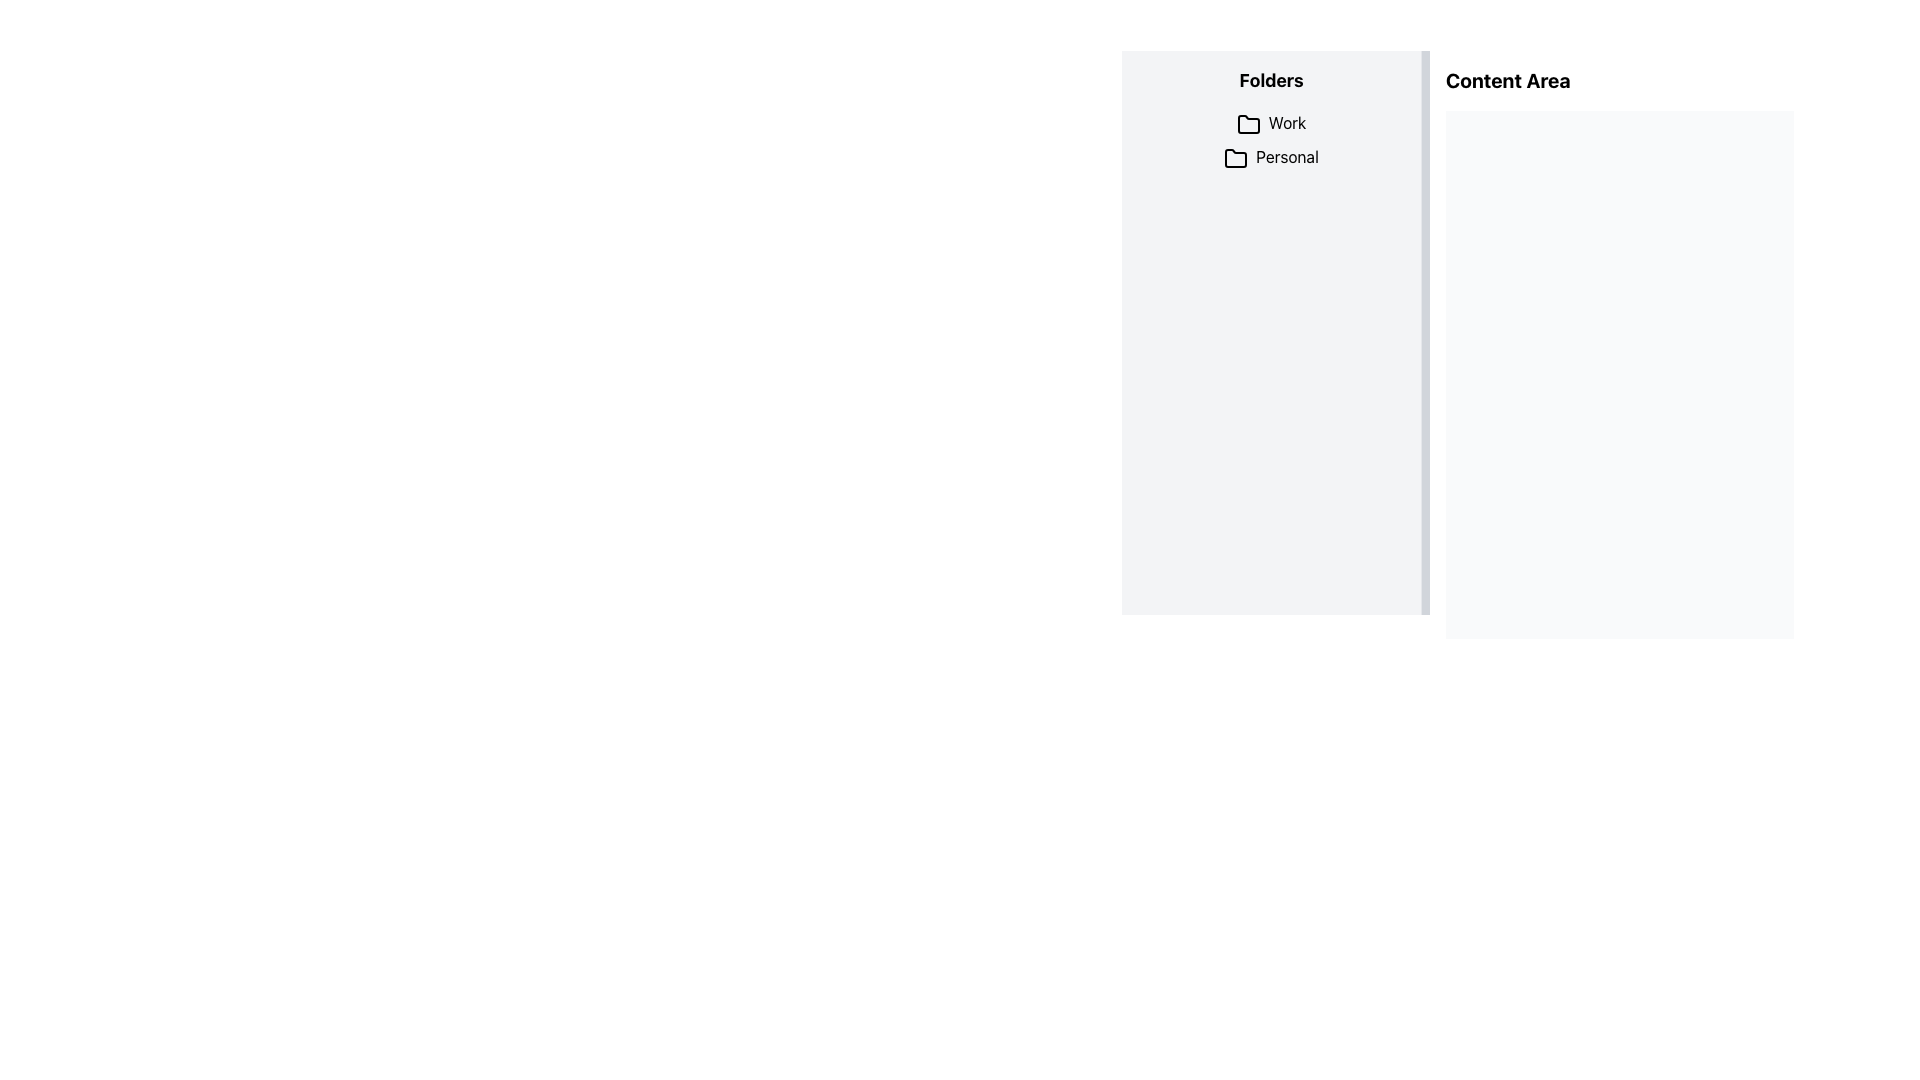  I want to click on the folder icon representing 'Work' in the Folders section, so click(1247, 124).